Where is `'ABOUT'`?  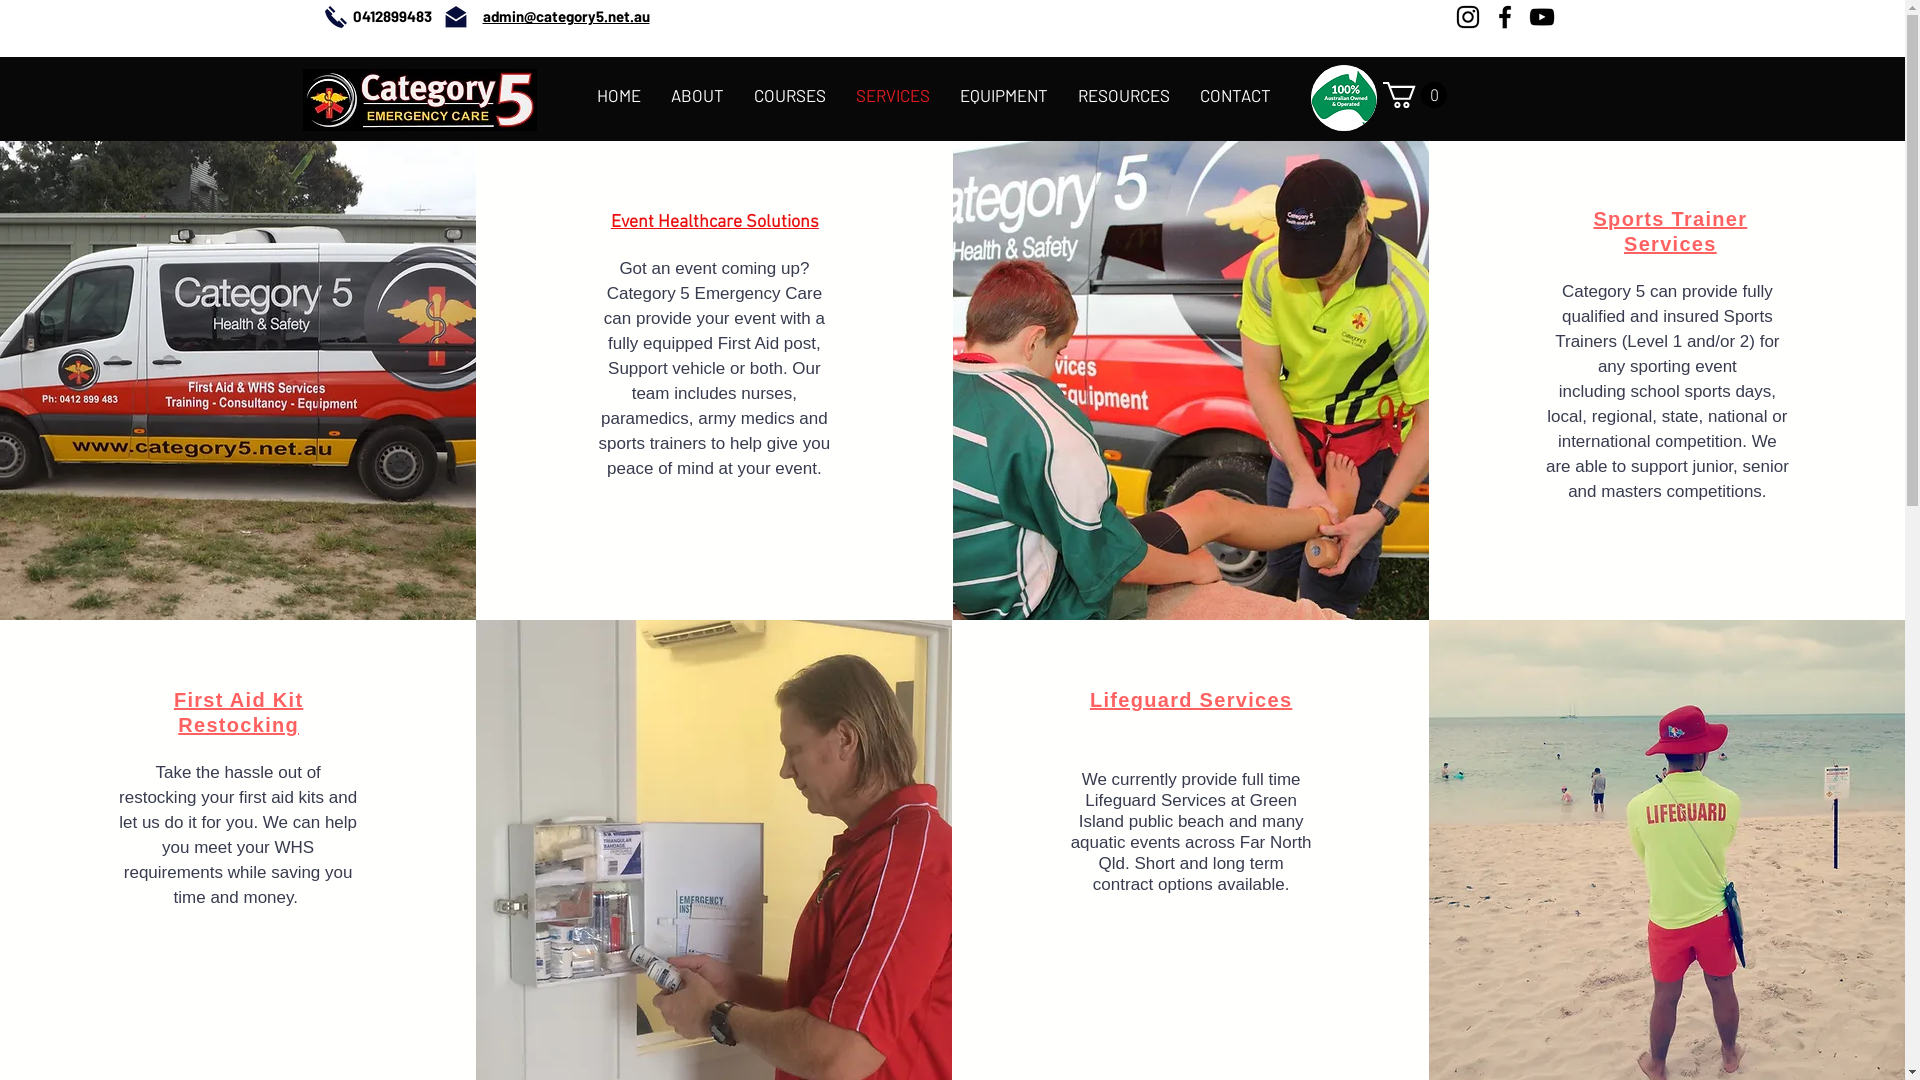
'ABOUT' is located at coordinates (656, 95).